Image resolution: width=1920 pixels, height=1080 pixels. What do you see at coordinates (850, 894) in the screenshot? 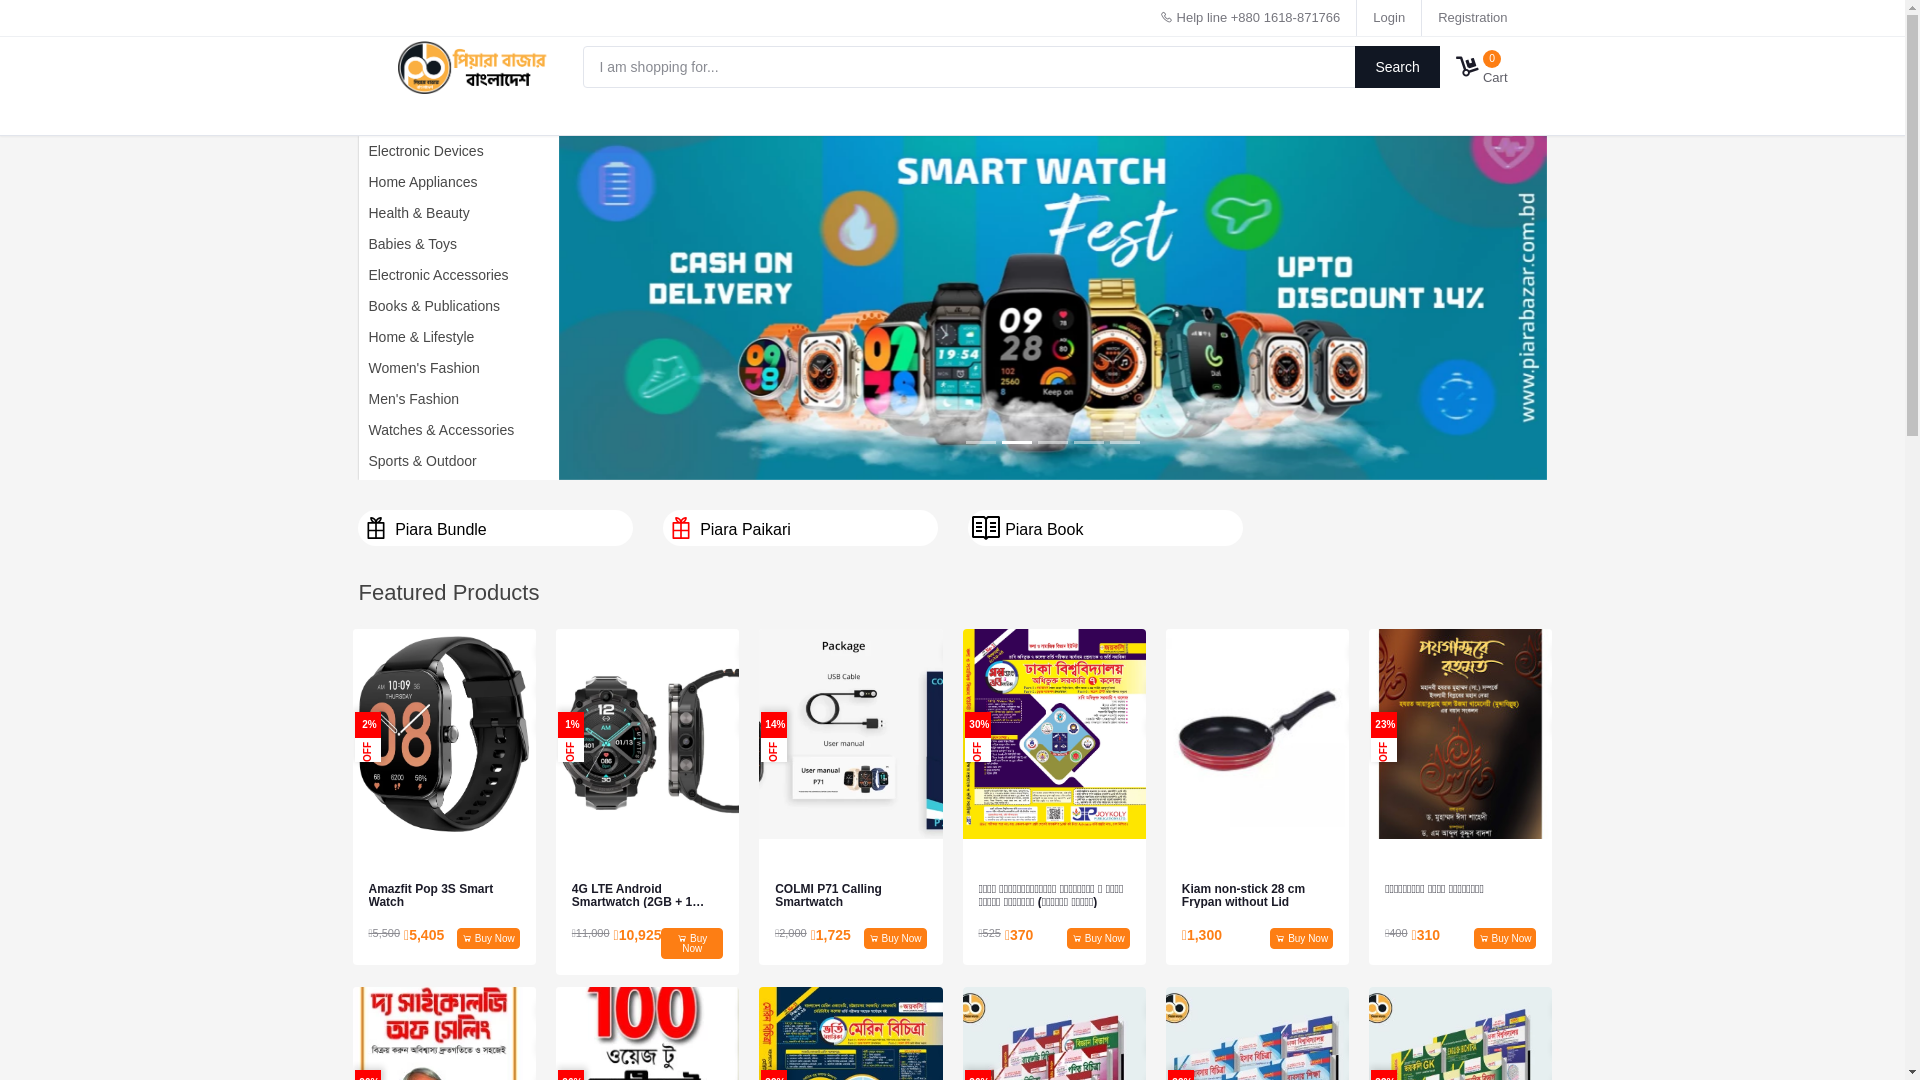
I see `'COLMI P71 Calling Smartwatch'` at bounding box center [850, 894].